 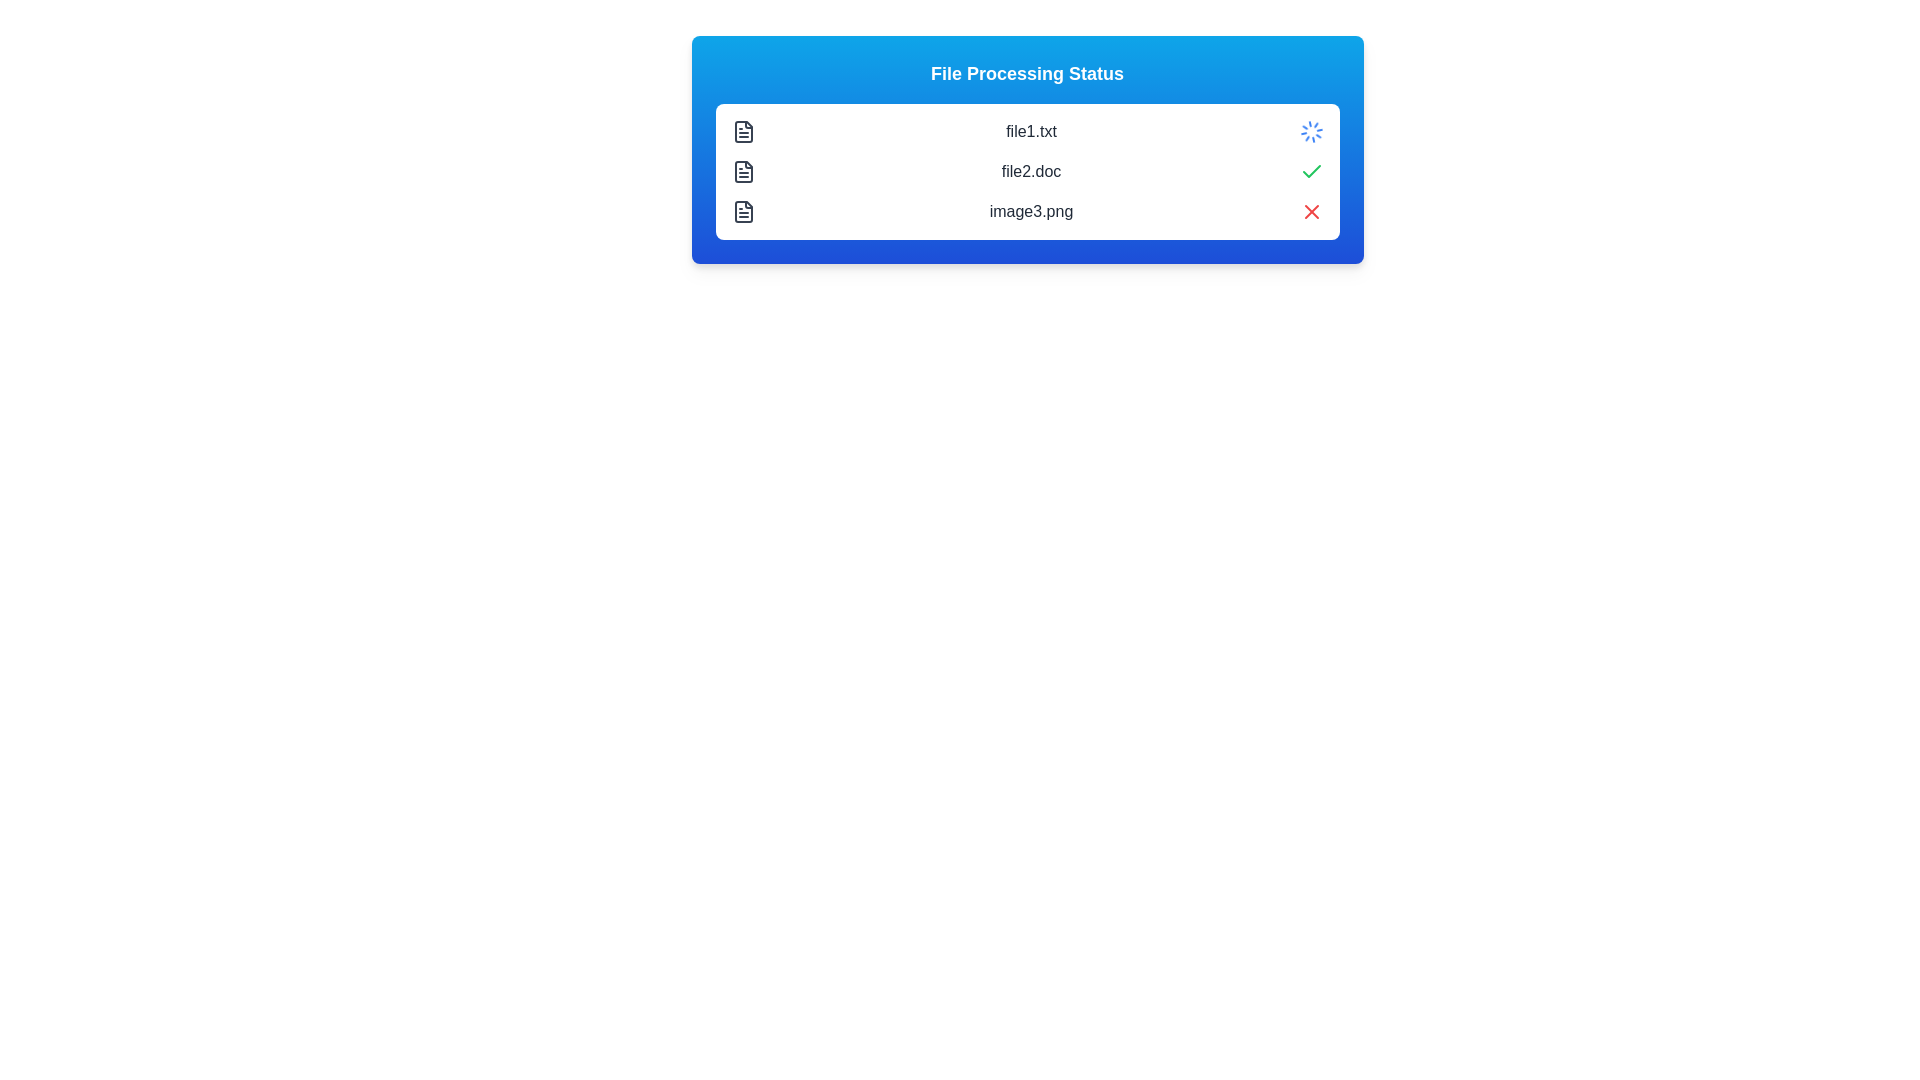 What do you see at coordinates (1027, 171) in the screenshot?
I see `filename 'file2.doc' and its processing status from the second row of the 'File Processing Status' panel, which is visually indicated by a green checkmark icon` at bounding box center [1027, 171].